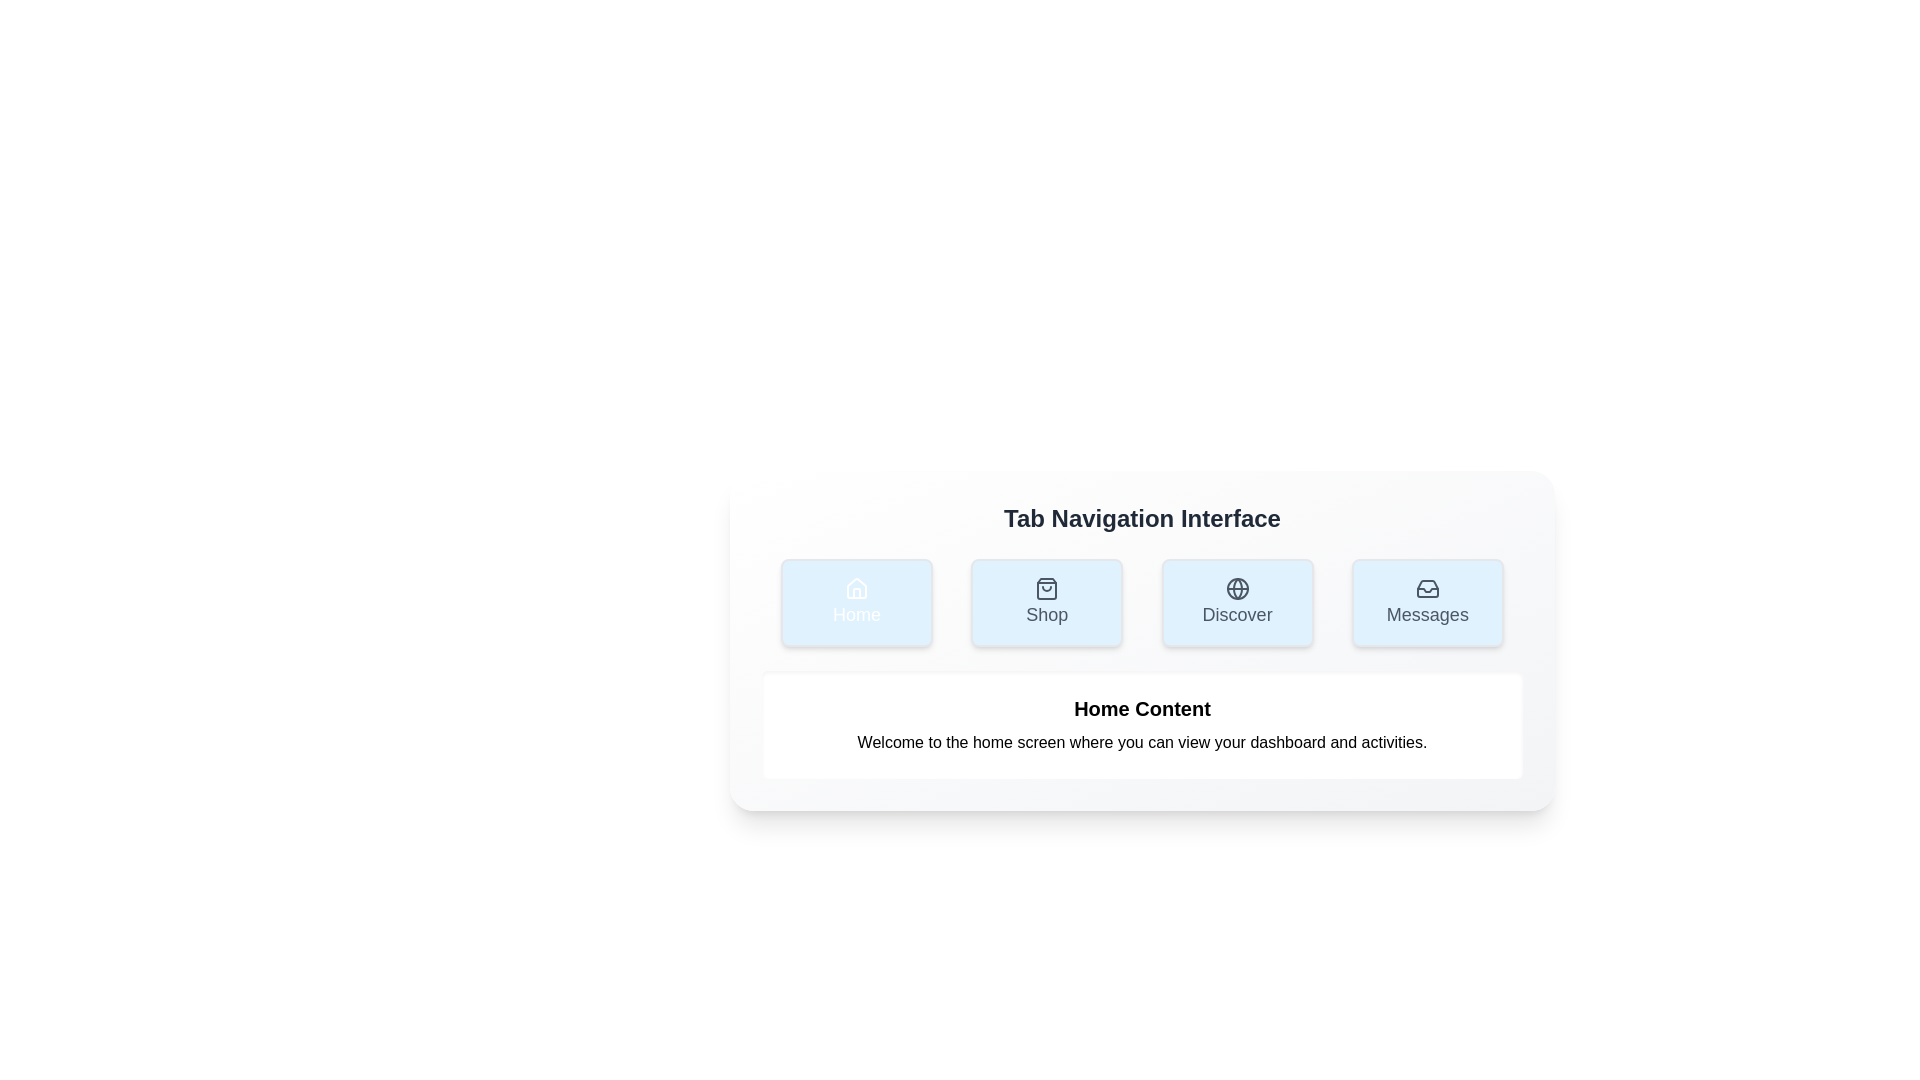 The height and width of the screenshot is (1080, 1920). I want to click on the shopping bag icon, which is part of the navigation options labeled as 'Shop' in the top-center area of the interface, so click(1046, 588).